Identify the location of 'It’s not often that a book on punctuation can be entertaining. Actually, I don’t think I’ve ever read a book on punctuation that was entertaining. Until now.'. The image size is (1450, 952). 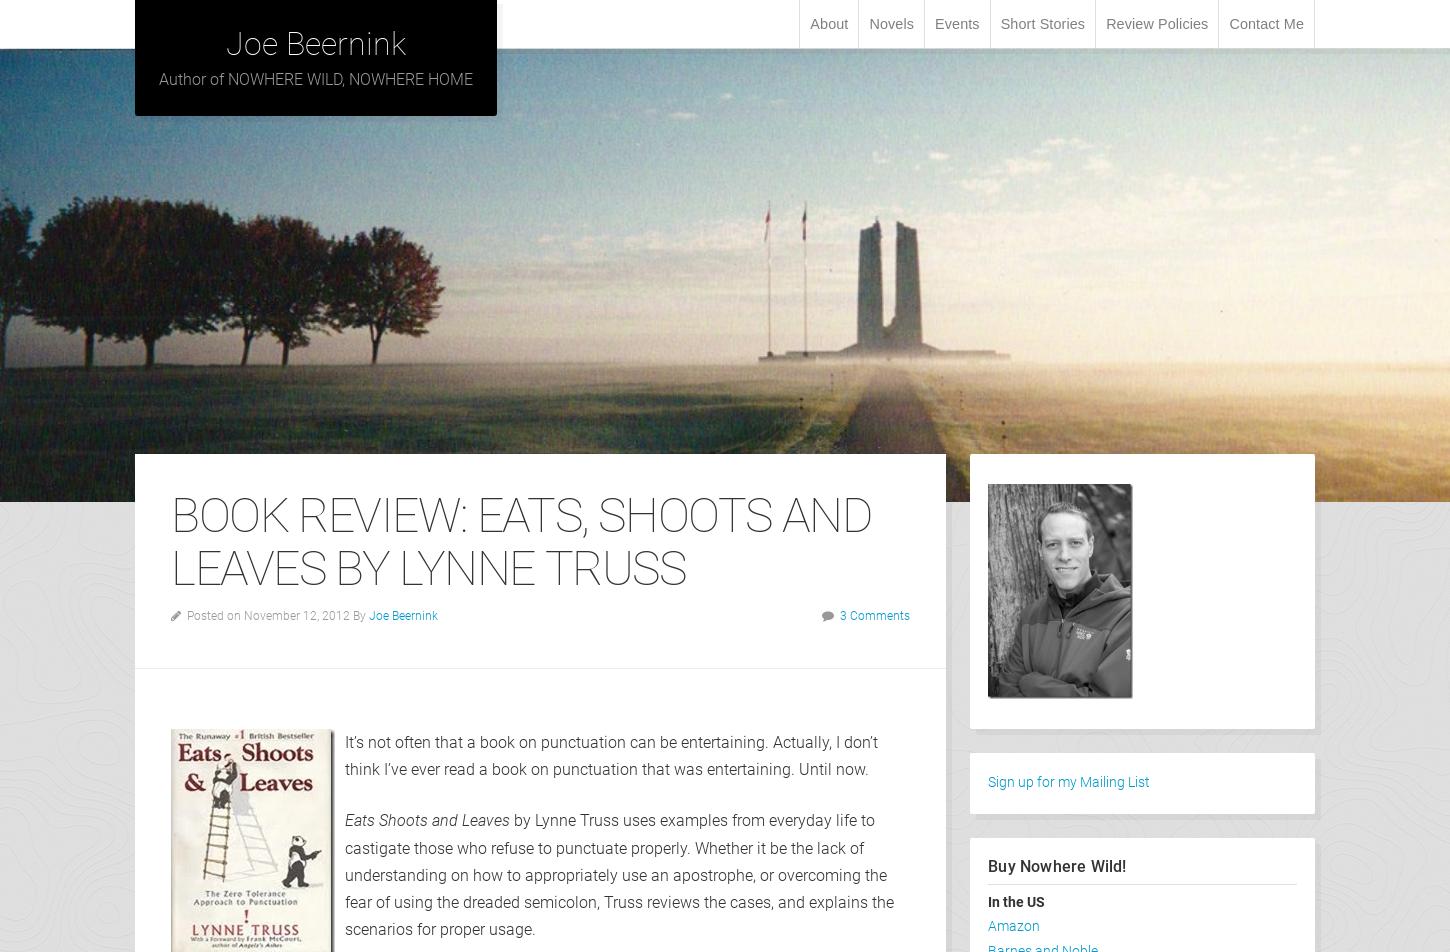
(344, 755).